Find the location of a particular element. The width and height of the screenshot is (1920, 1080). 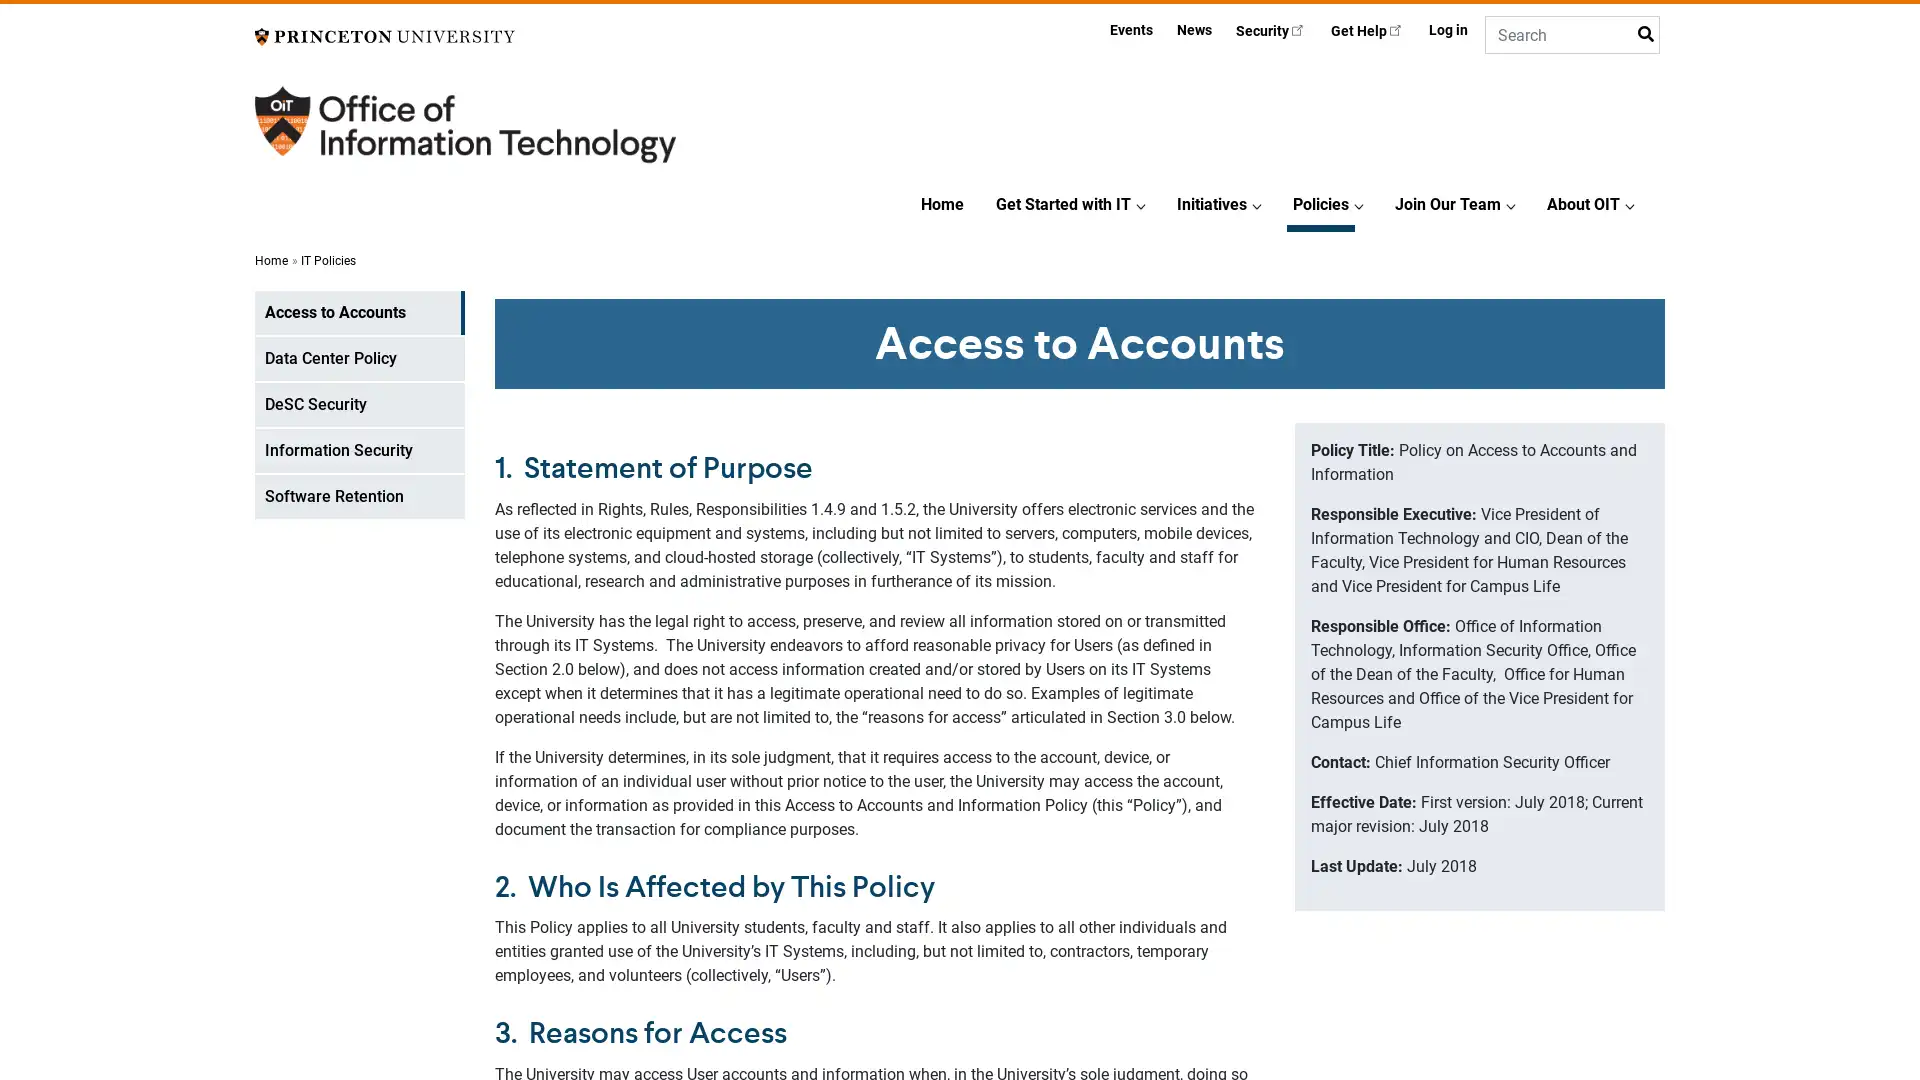

Submit is located at coordinates (1632, 34).